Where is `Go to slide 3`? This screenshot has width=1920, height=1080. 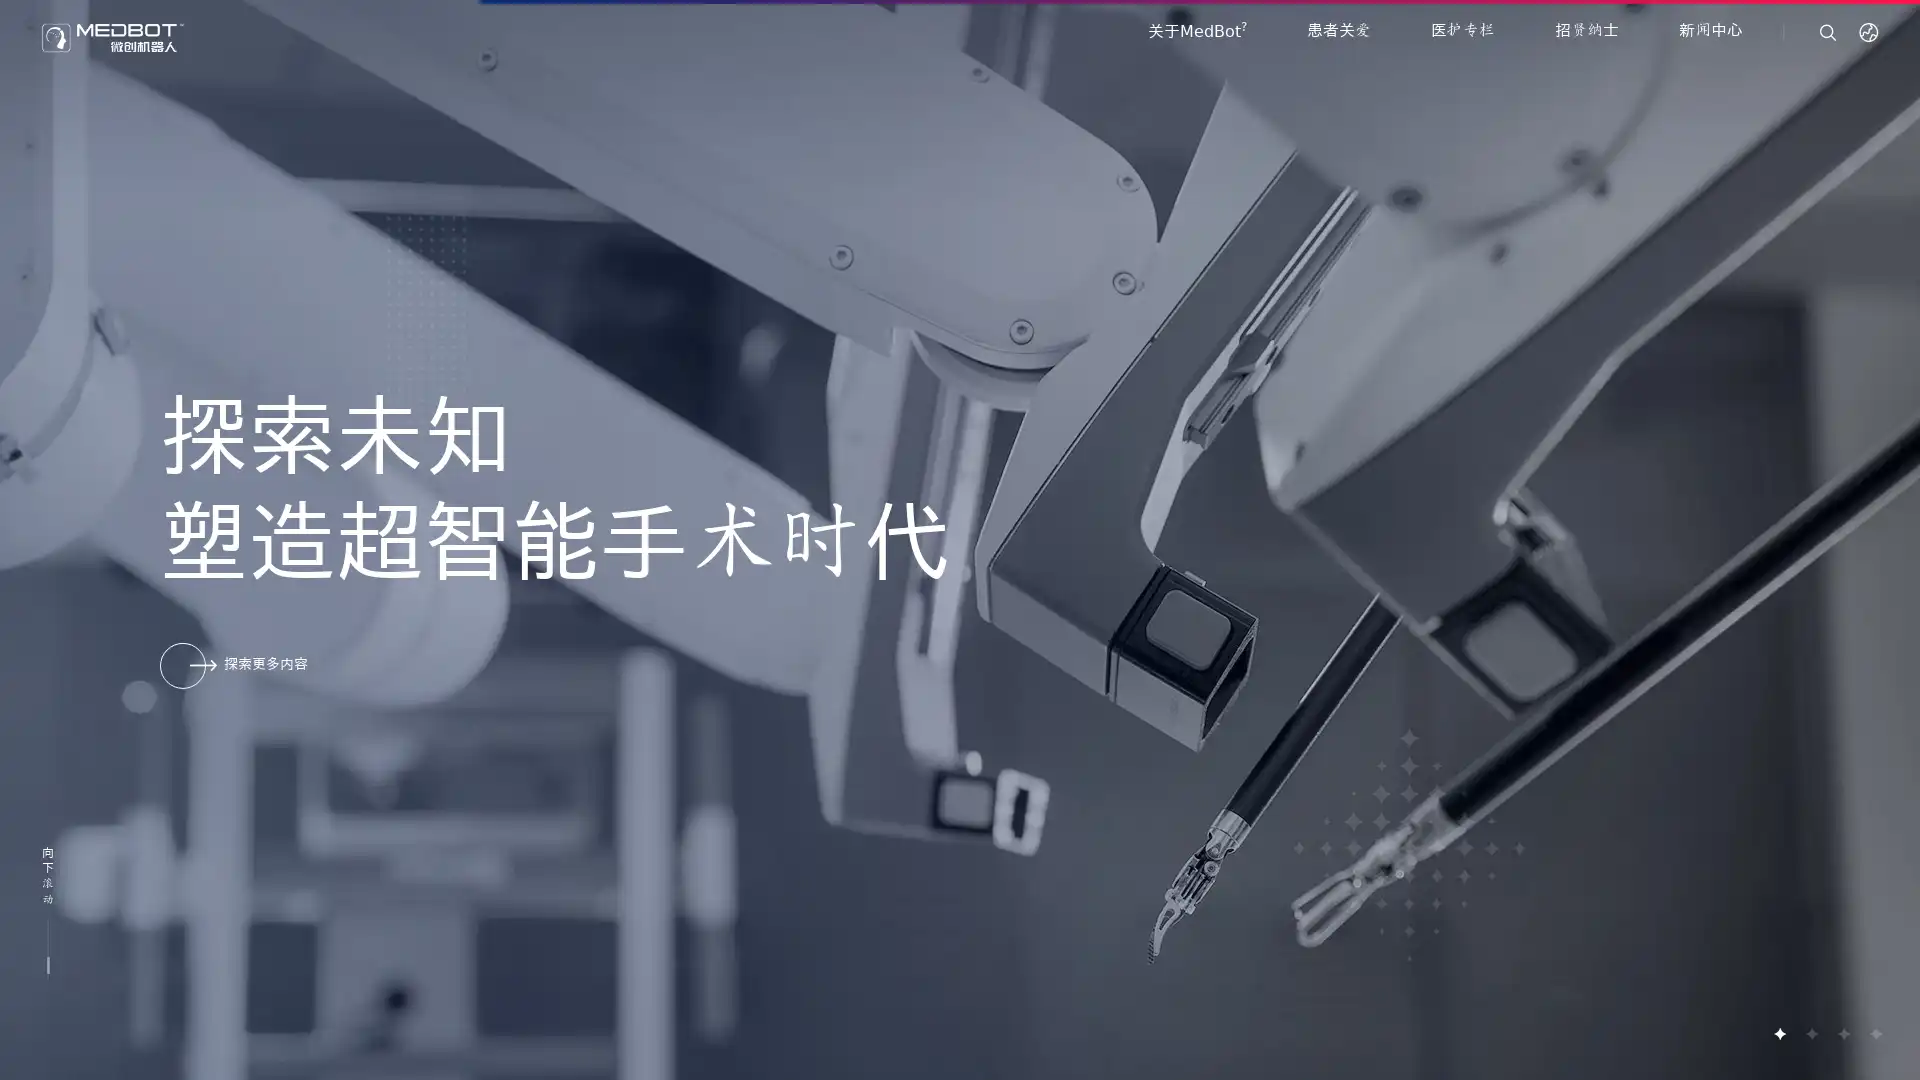 Go to slide 3 is located at coordinates (1842, 1033).